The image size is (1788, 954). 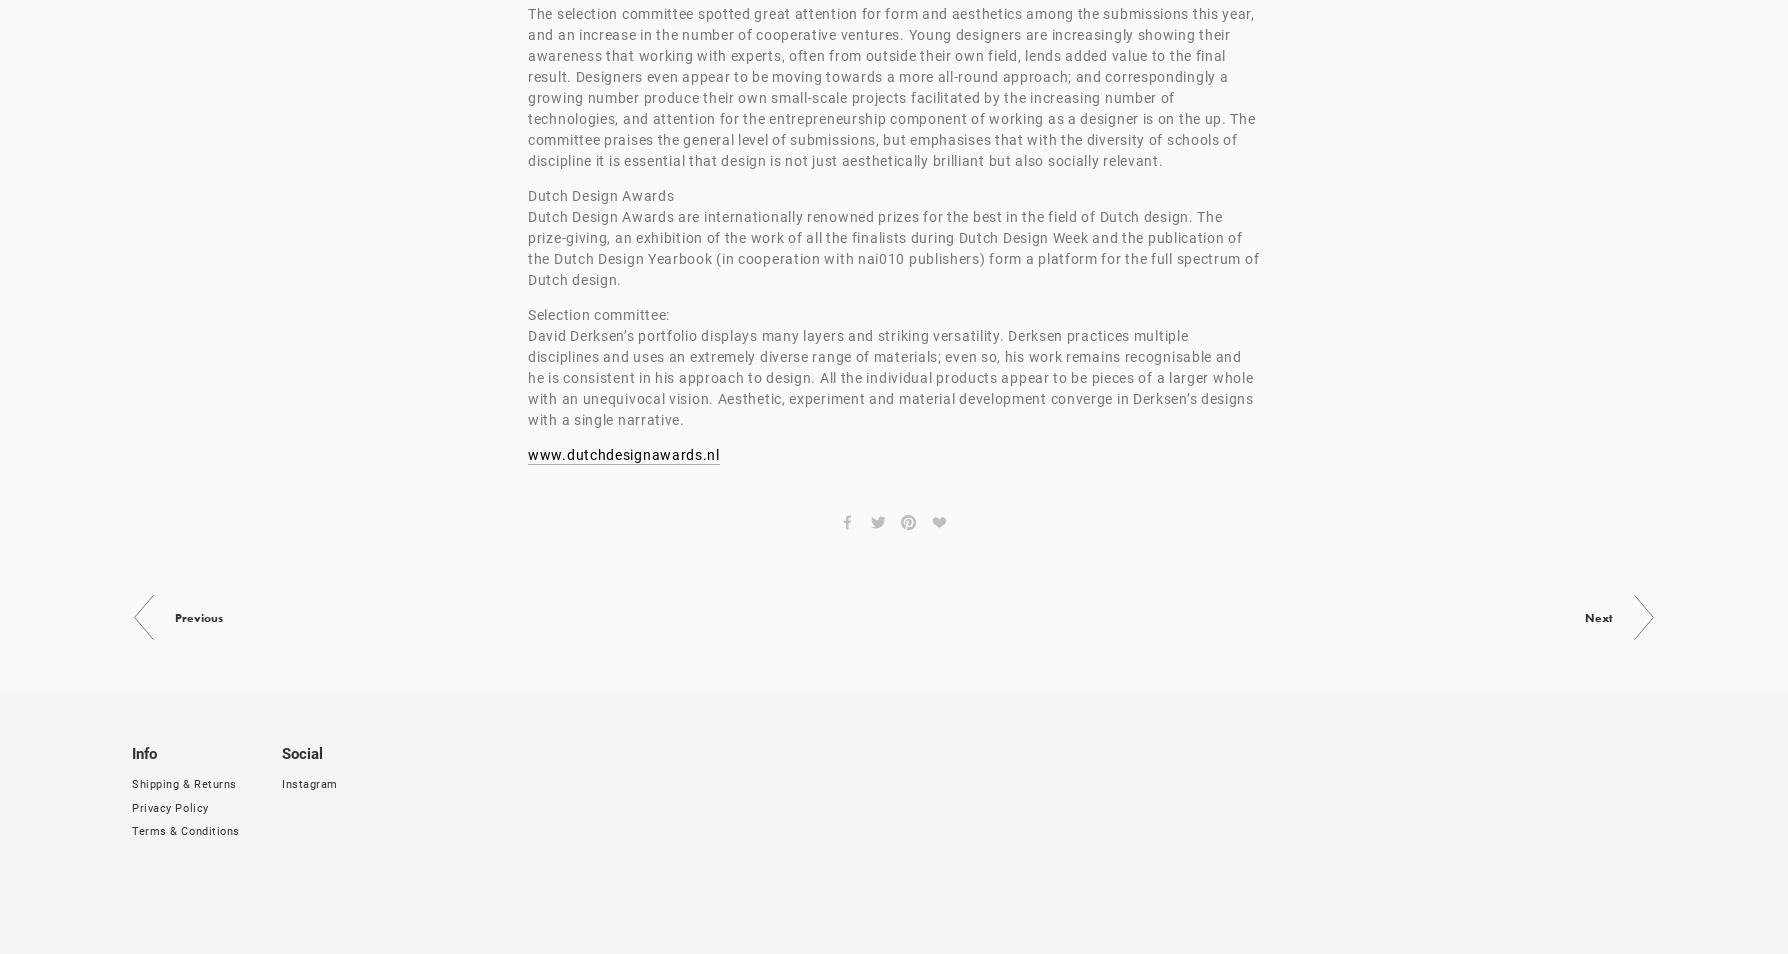 What do you see at coordinates (131, 807) in the screenshot?
I see `'Privacy Policy'` at bounding box center [131, 807].